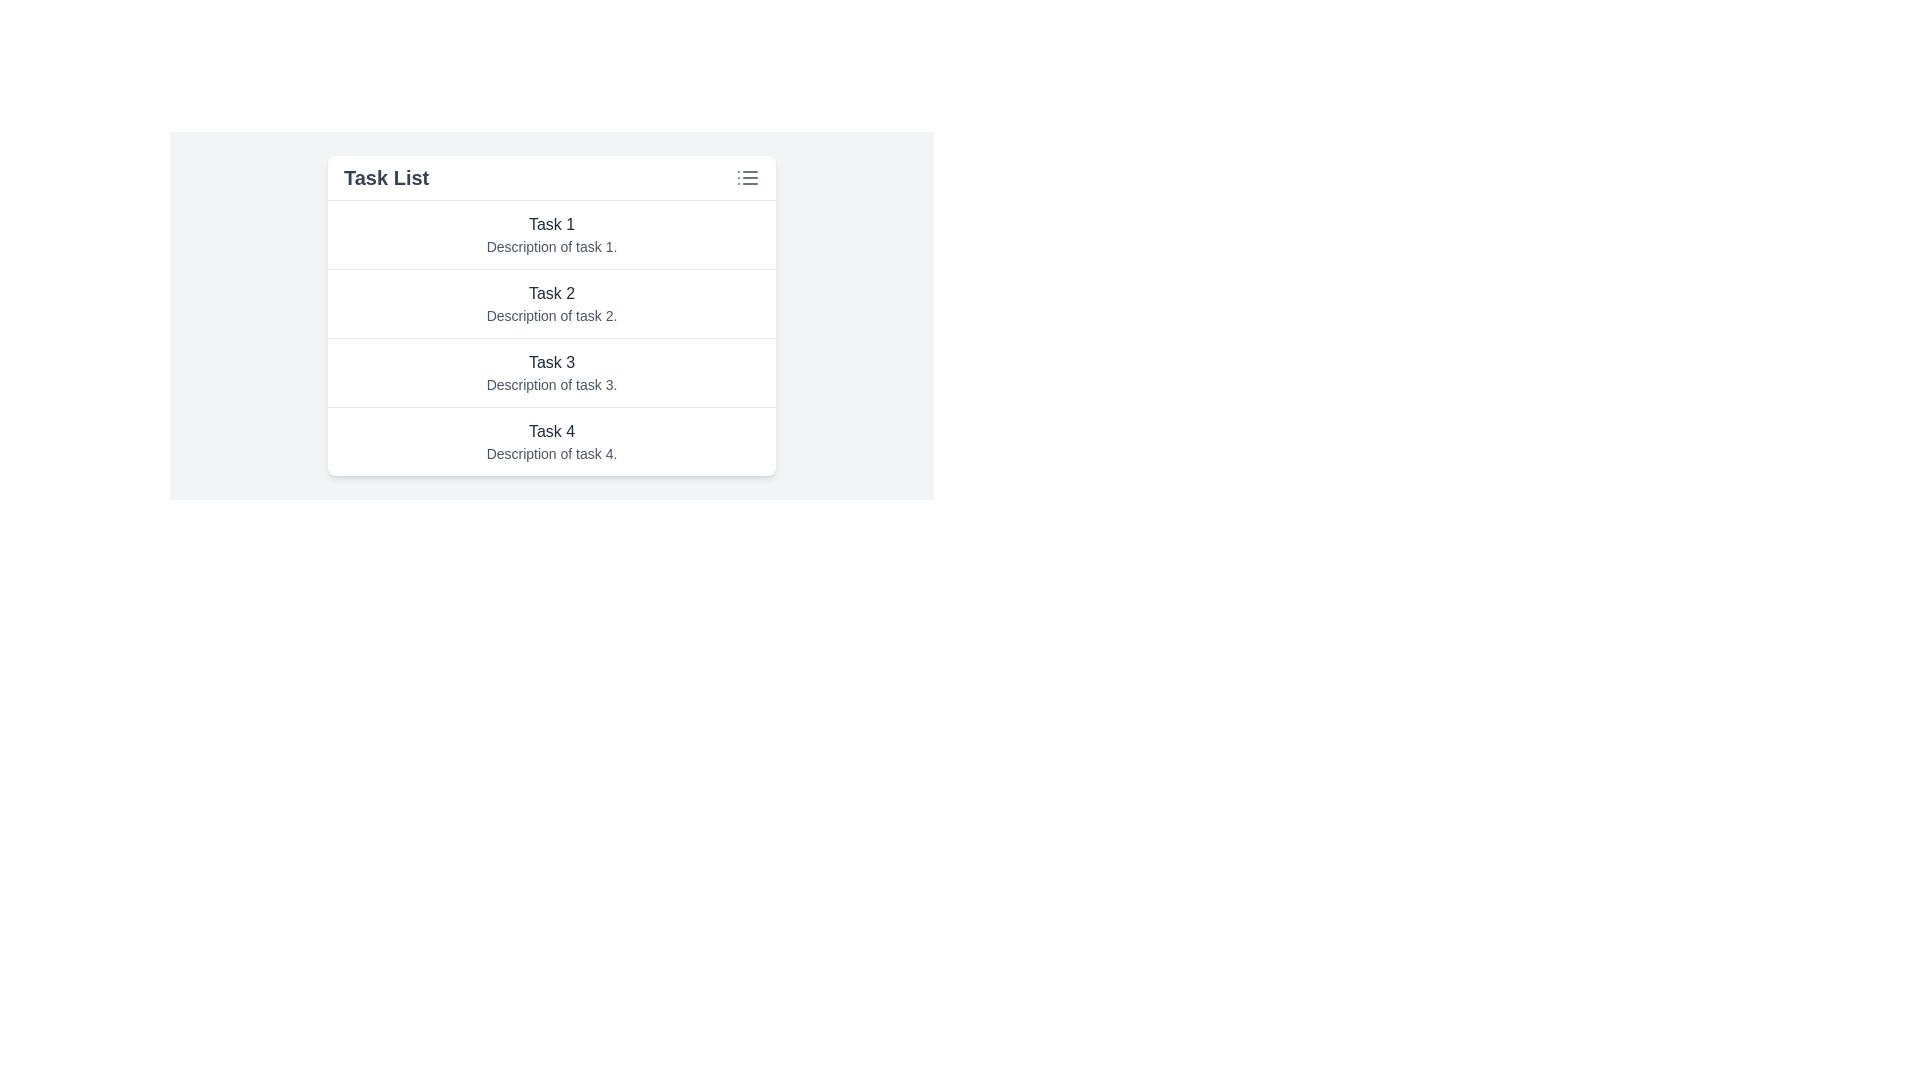 This screenshot has width=1920, height=1080. Describe the element at coordinates (552, 431) in the screenshot. I see `the Text Label in the fourth row of the task list` at that location.